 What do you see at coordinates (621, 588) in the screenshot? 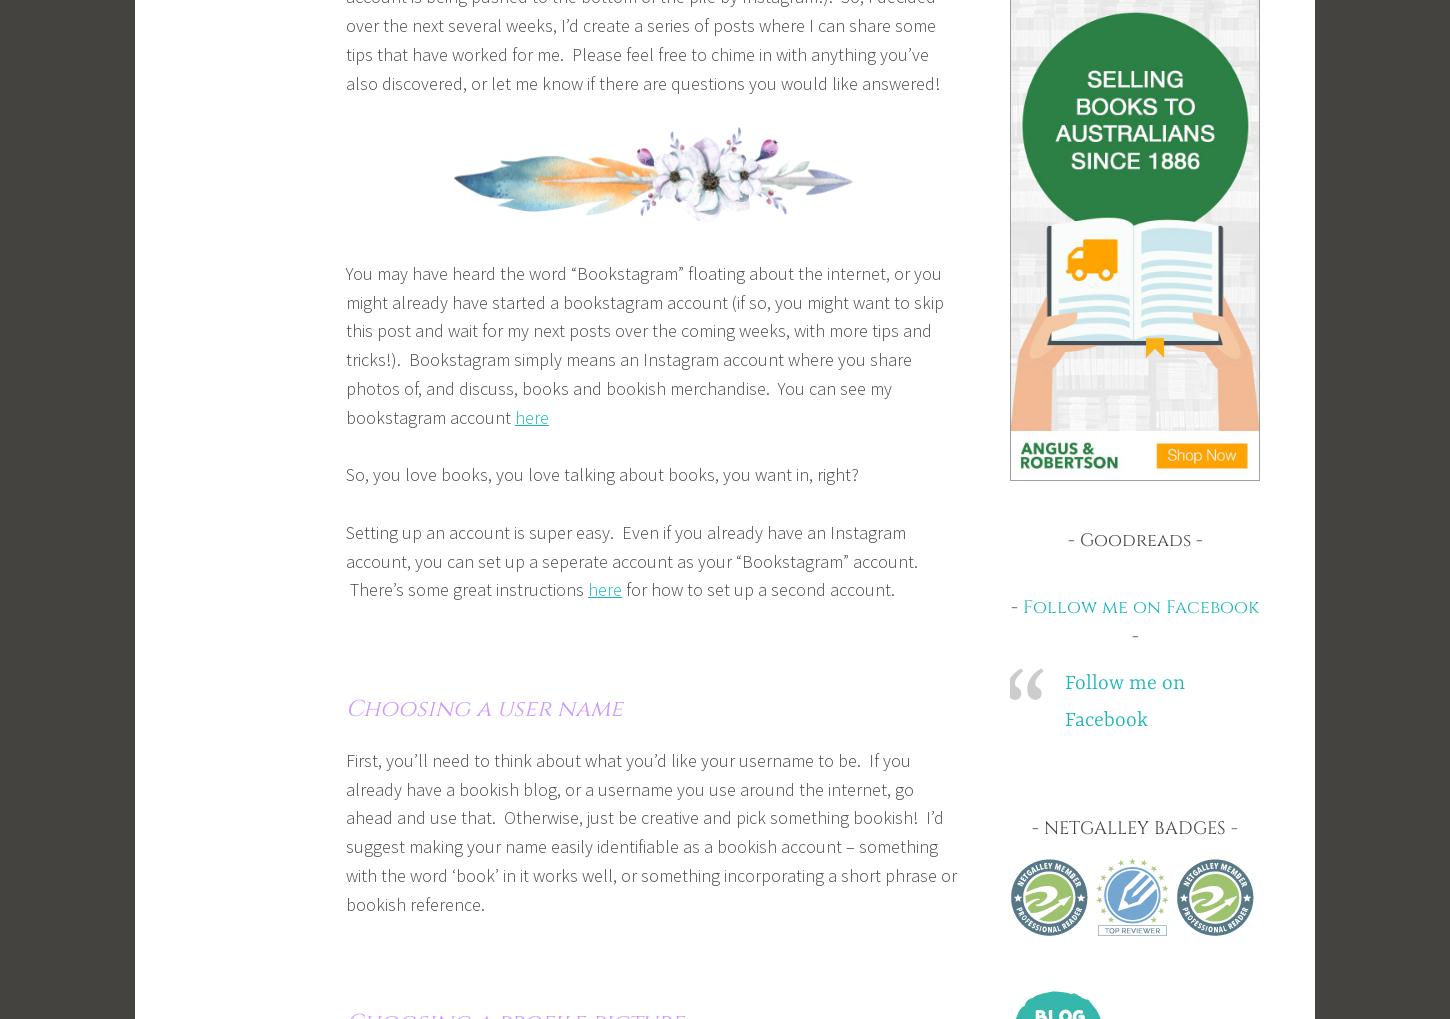
I see `'for how to set up a second account.'` at bounding box center [621, 588].